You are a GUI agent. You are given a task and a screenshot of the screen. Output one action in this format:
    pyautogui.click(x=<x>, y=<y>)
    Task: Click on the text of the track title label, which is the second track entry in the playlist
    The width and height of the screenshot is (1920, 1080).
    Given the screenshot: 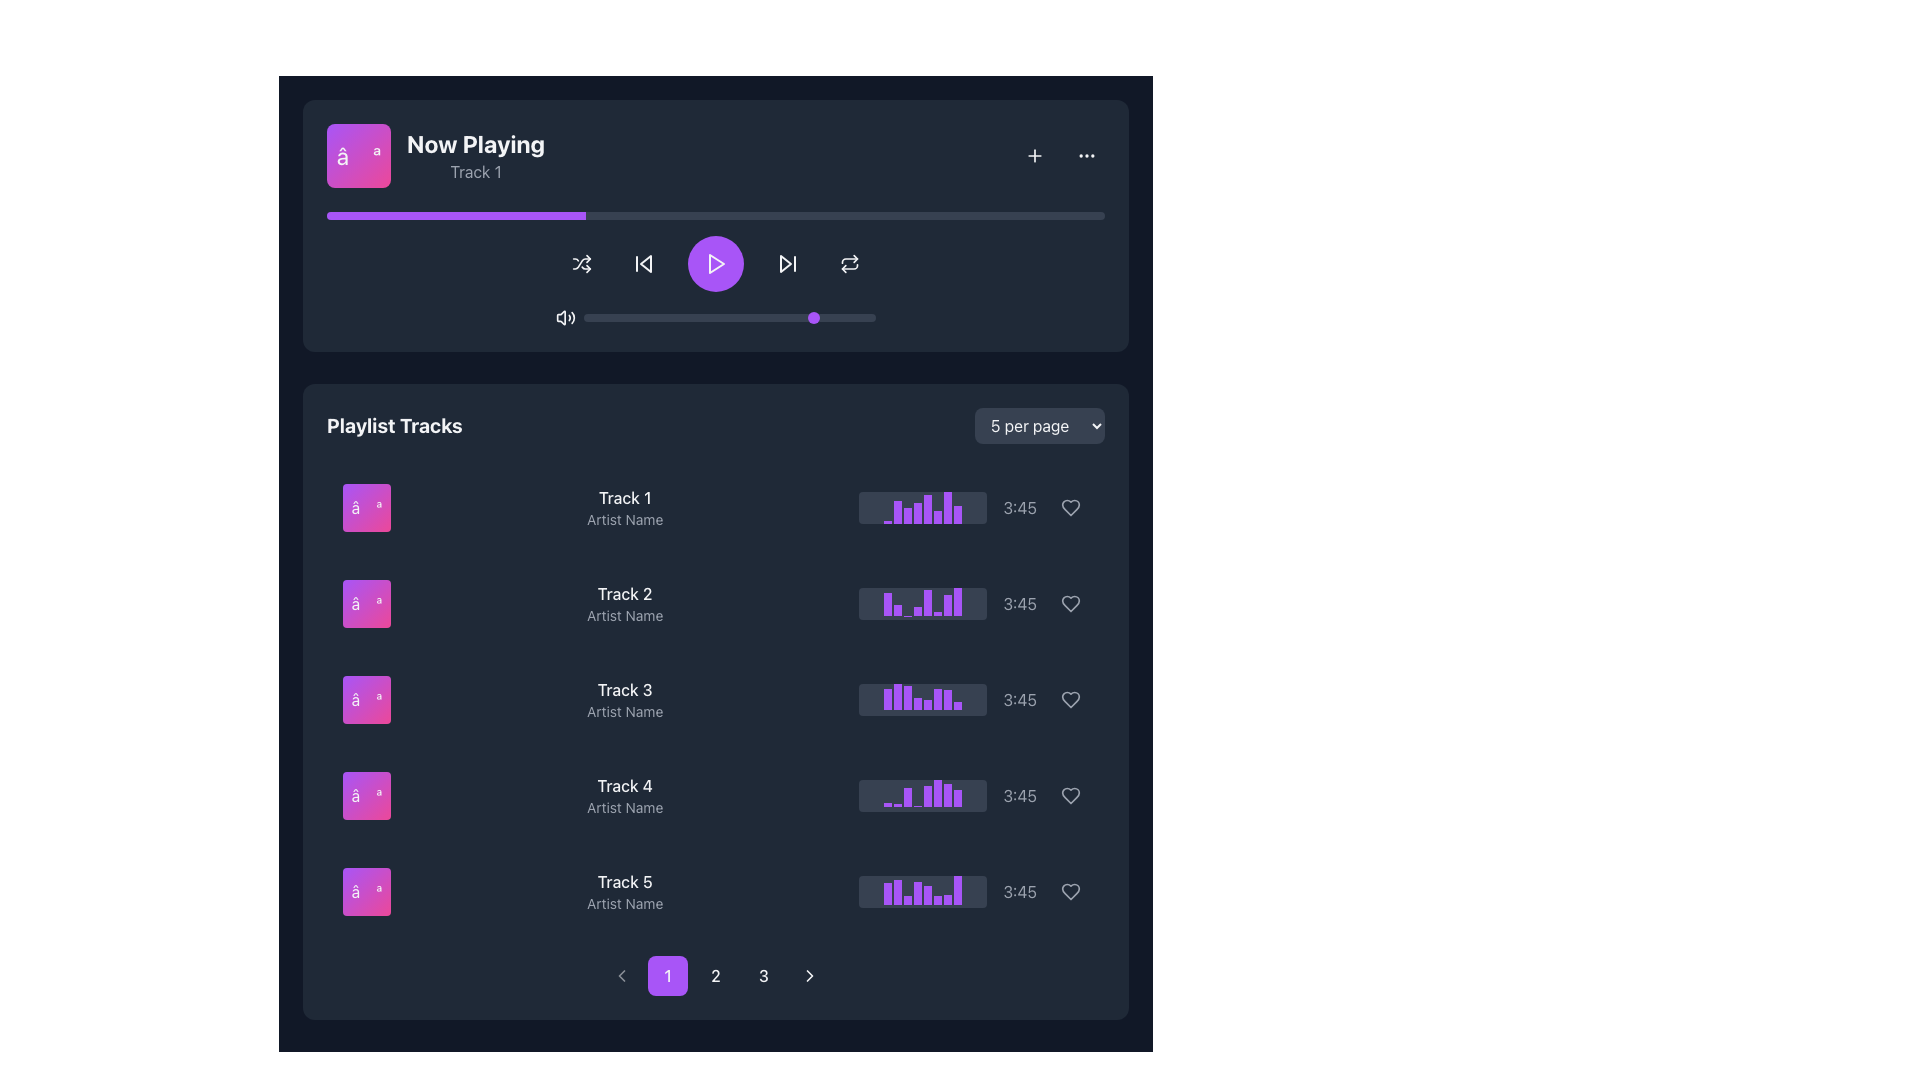 What is the action you would take?
    pyautogui.click(x=624, y=593)
    